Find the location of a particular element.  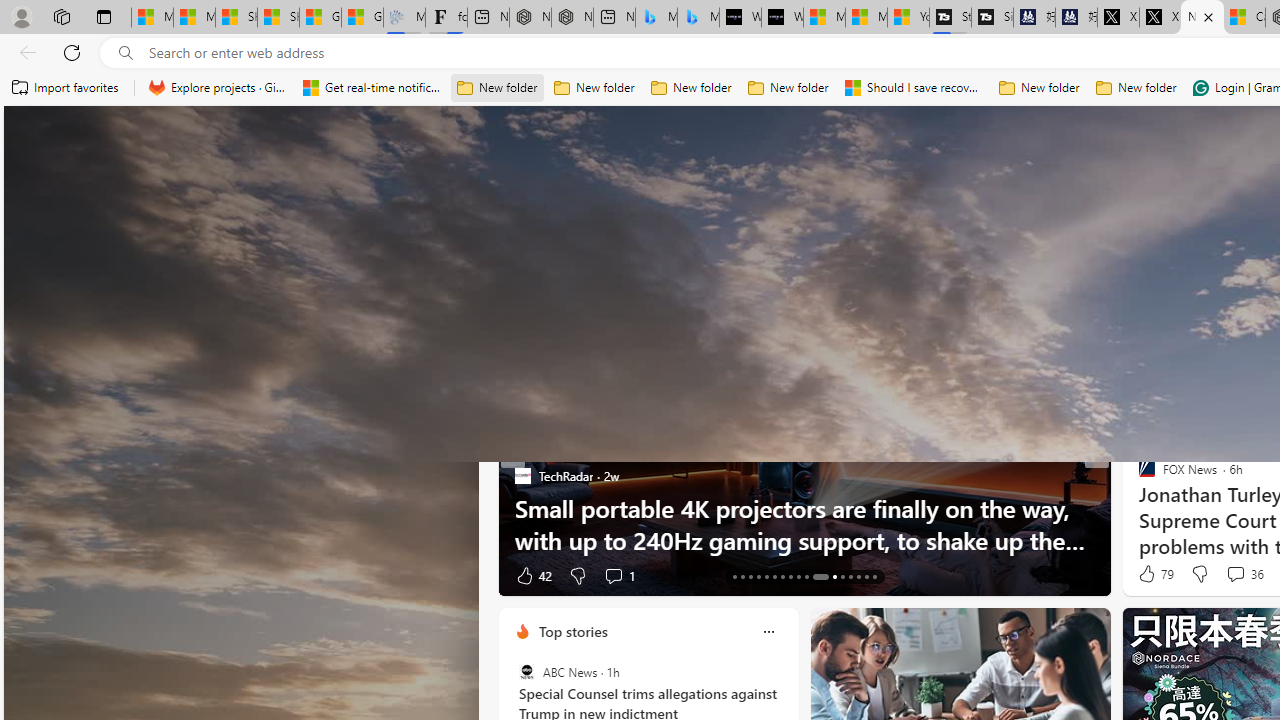

'Search icon' is located at coordinates (125, 52).